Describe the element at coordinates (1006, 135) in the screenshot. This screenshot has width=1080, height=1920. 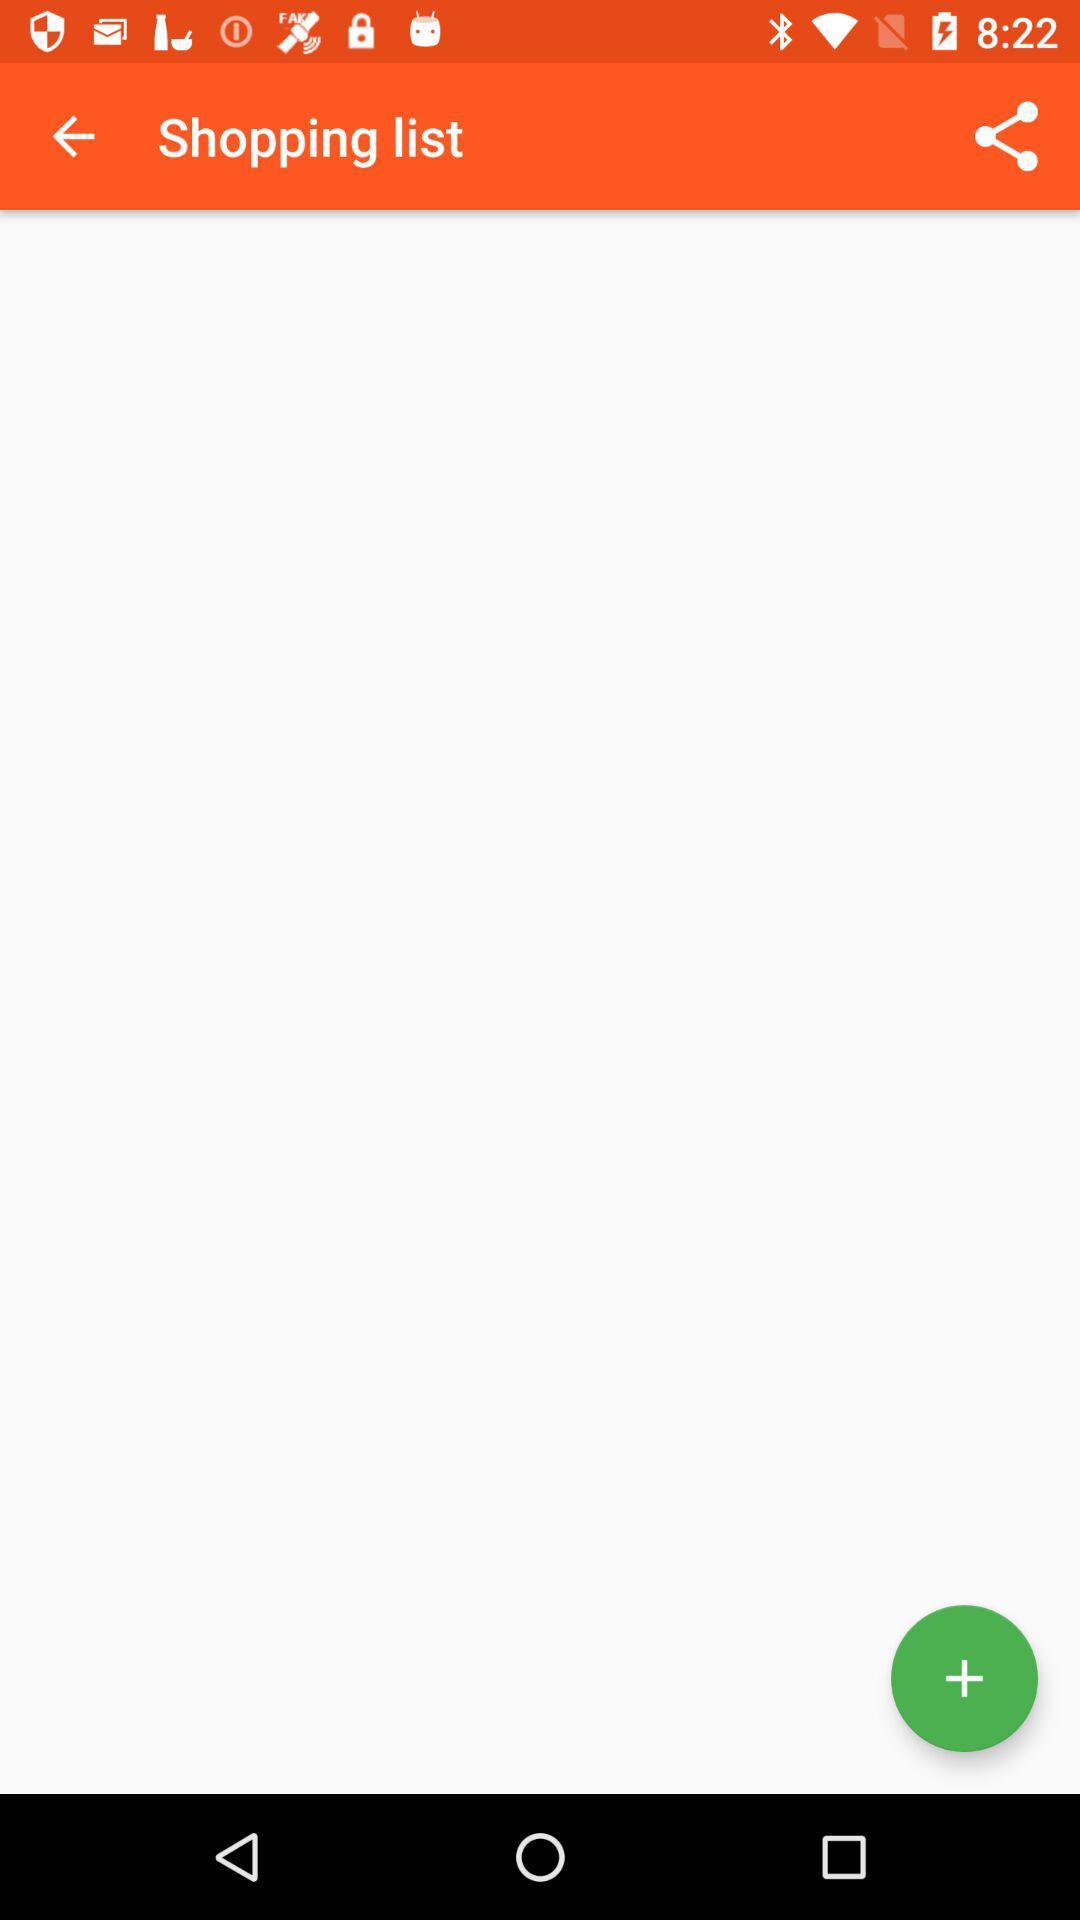
I see `item at the top right corner` at that location.